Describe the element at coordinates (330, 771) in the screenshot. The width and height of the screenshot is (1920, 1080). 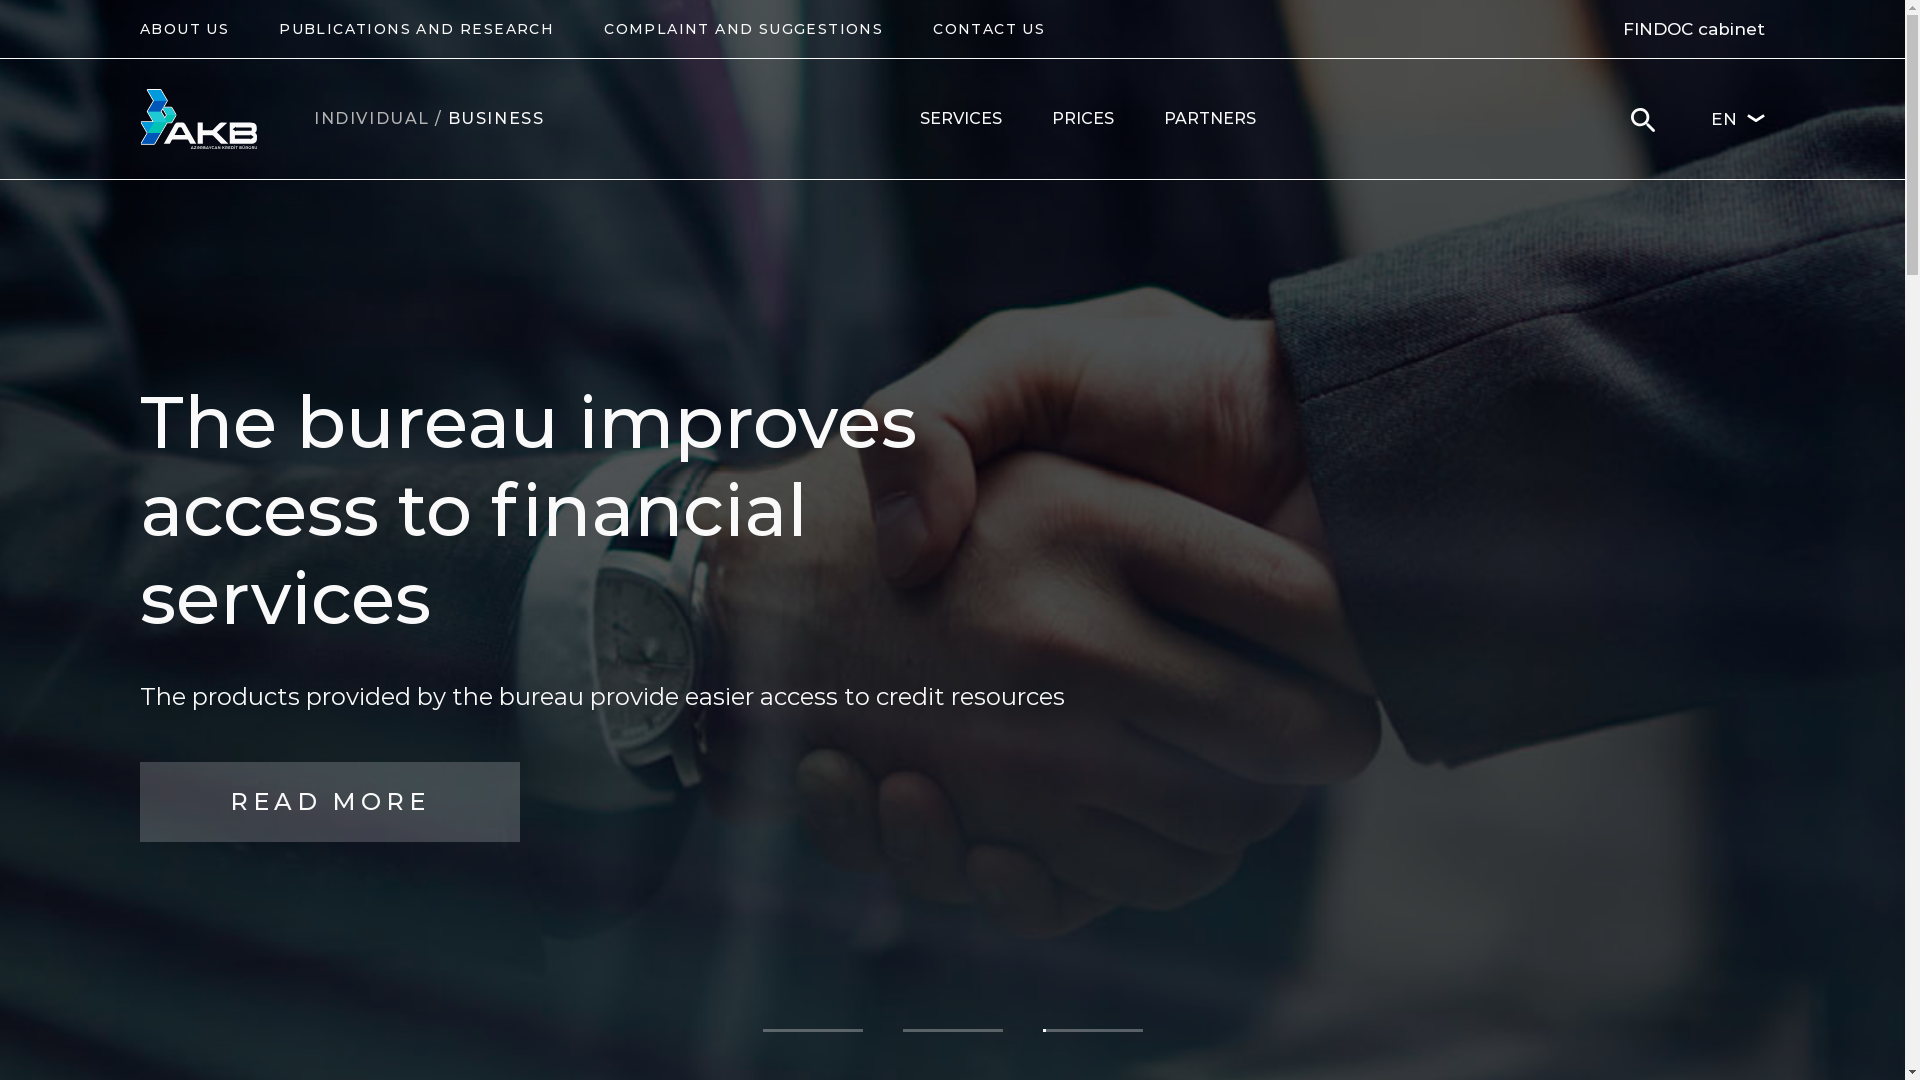
I see `'READ MORE'` at that location.